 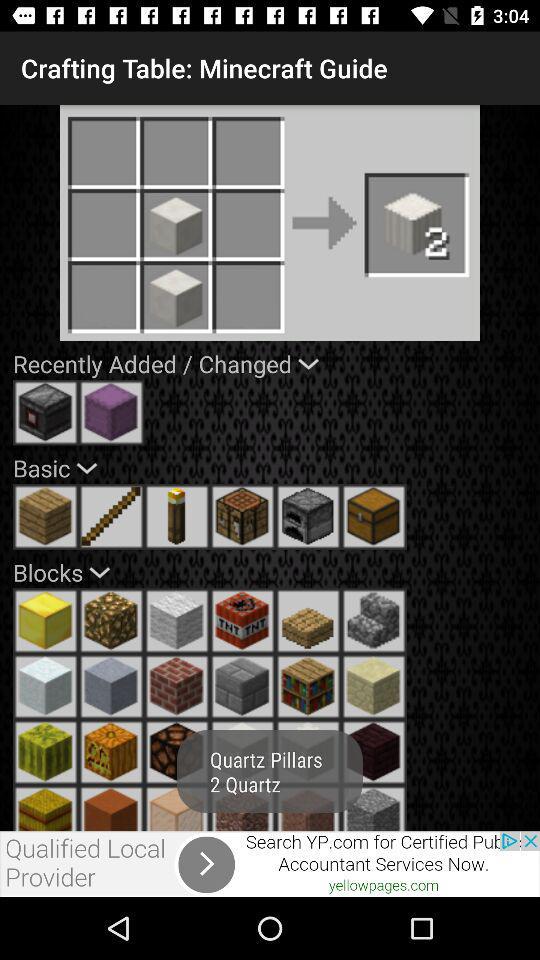 What do you see at coordinates (45, 411) in the screenshot?
I see `click on the black box` at bounding box center [45, 411].